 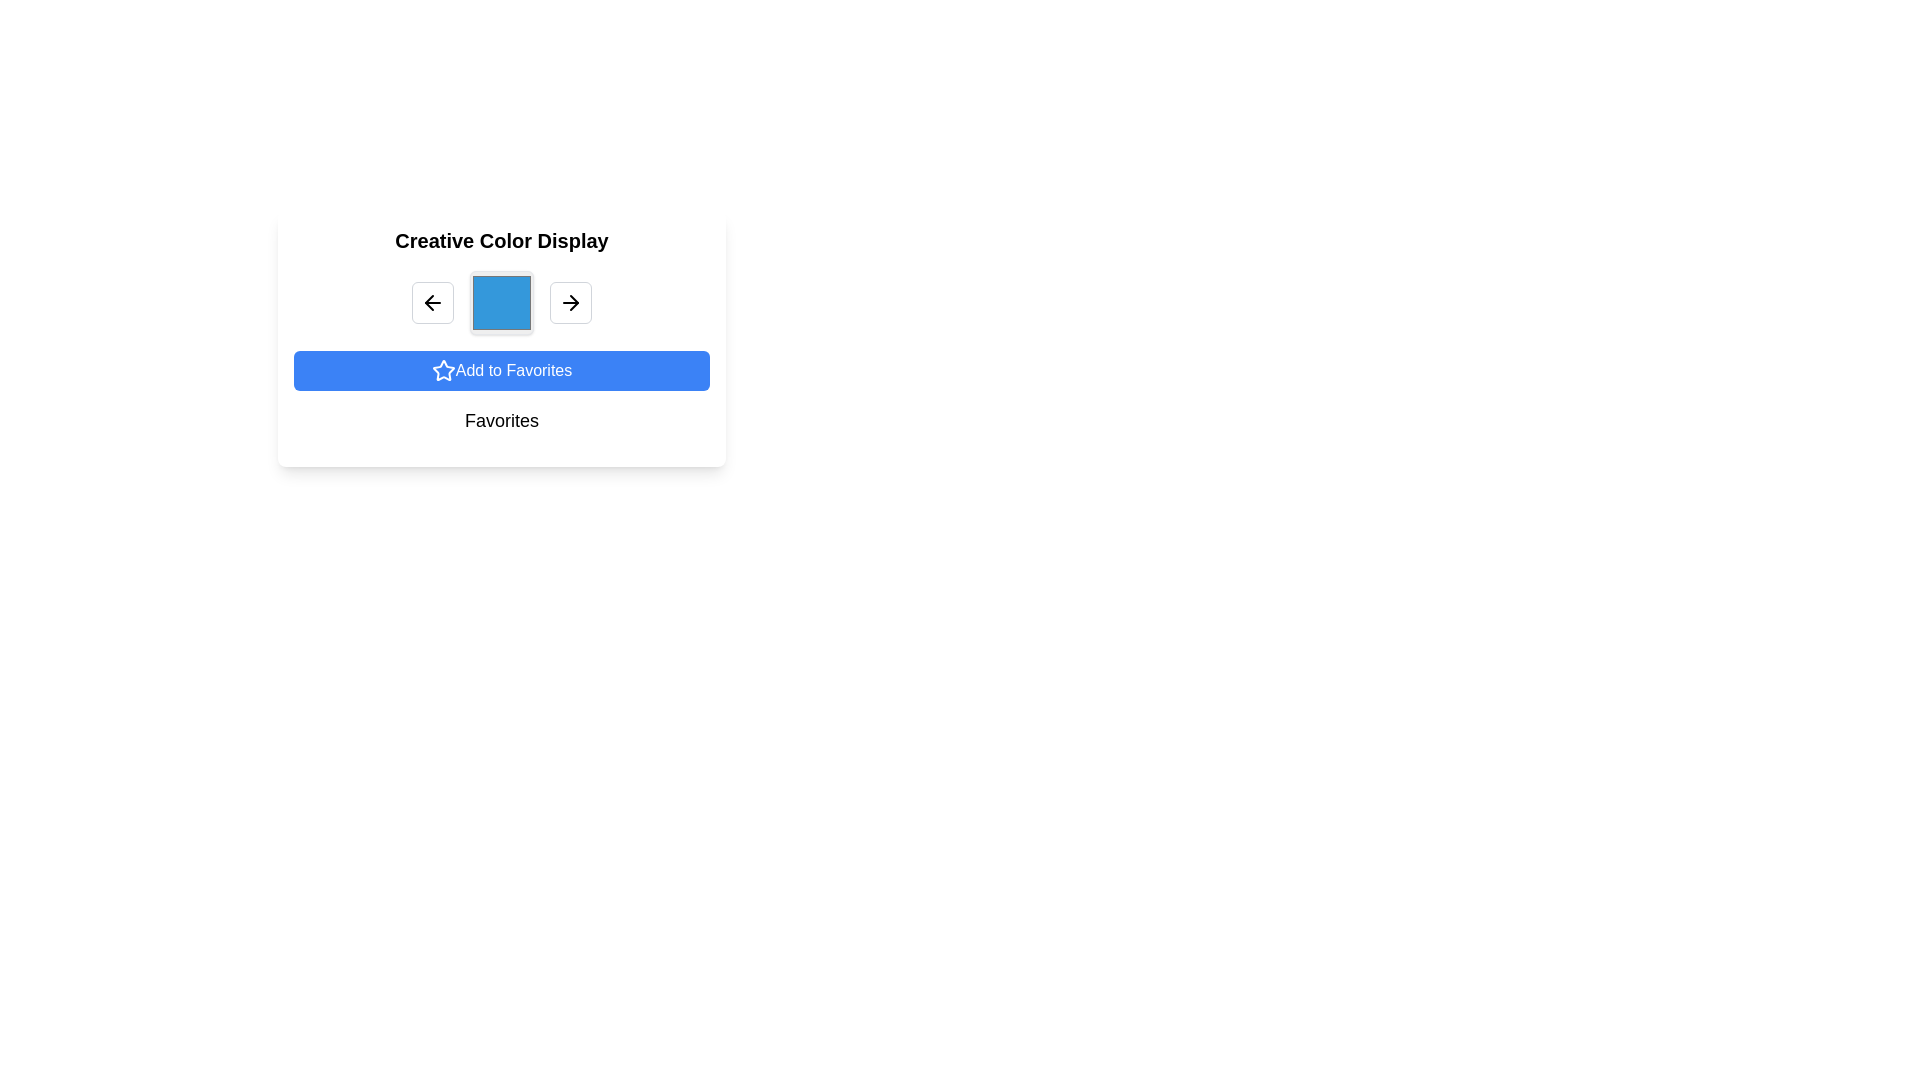 What do you see at coordinates (442, 370) in the screenshot?
I see `the star-shaped icon outlined with a blue border, located to the left of the 'Add to Favorites' label on the blue button` at bounding box center [442, 370].